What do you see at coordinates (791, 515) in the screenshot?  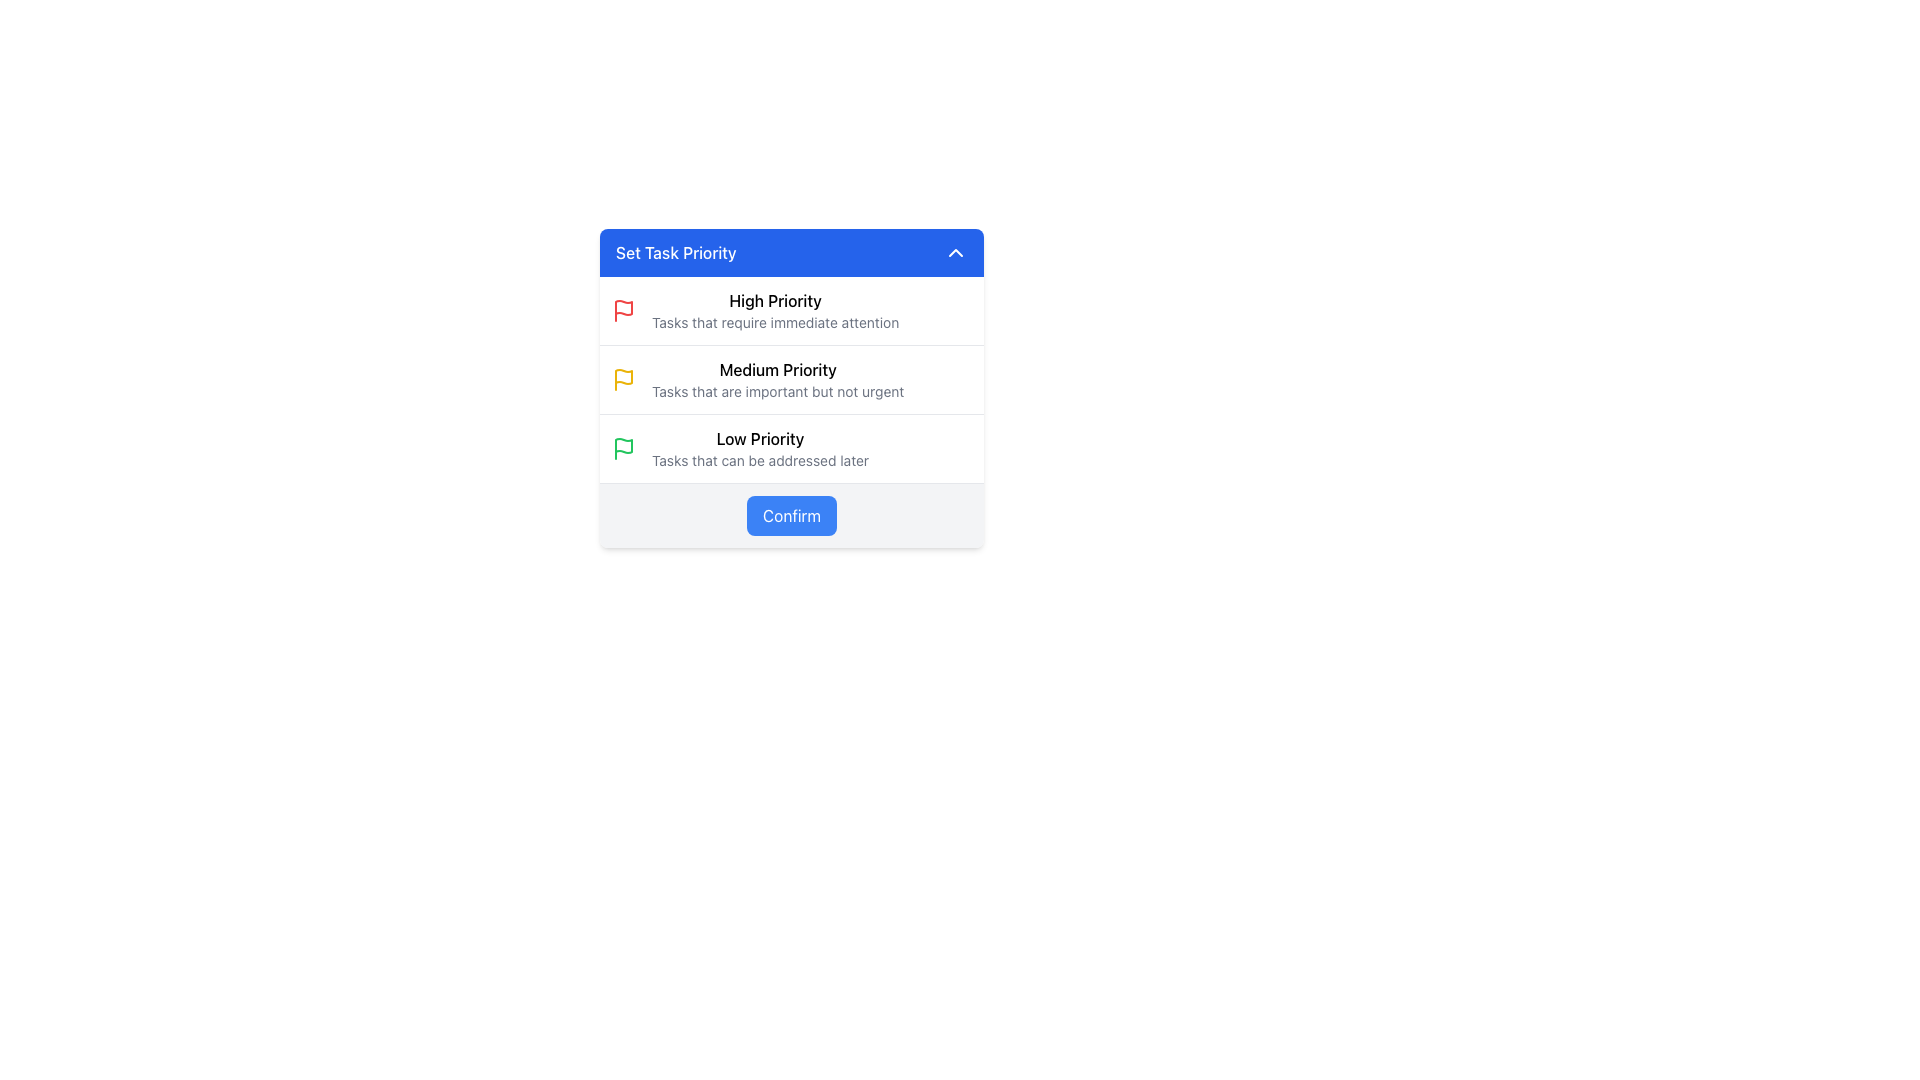 I see `the blue rectangular button labeled 'Confirm' to change its background color, located at the center of the bottom section of the modal dialog` at bounding box center [791, 515].